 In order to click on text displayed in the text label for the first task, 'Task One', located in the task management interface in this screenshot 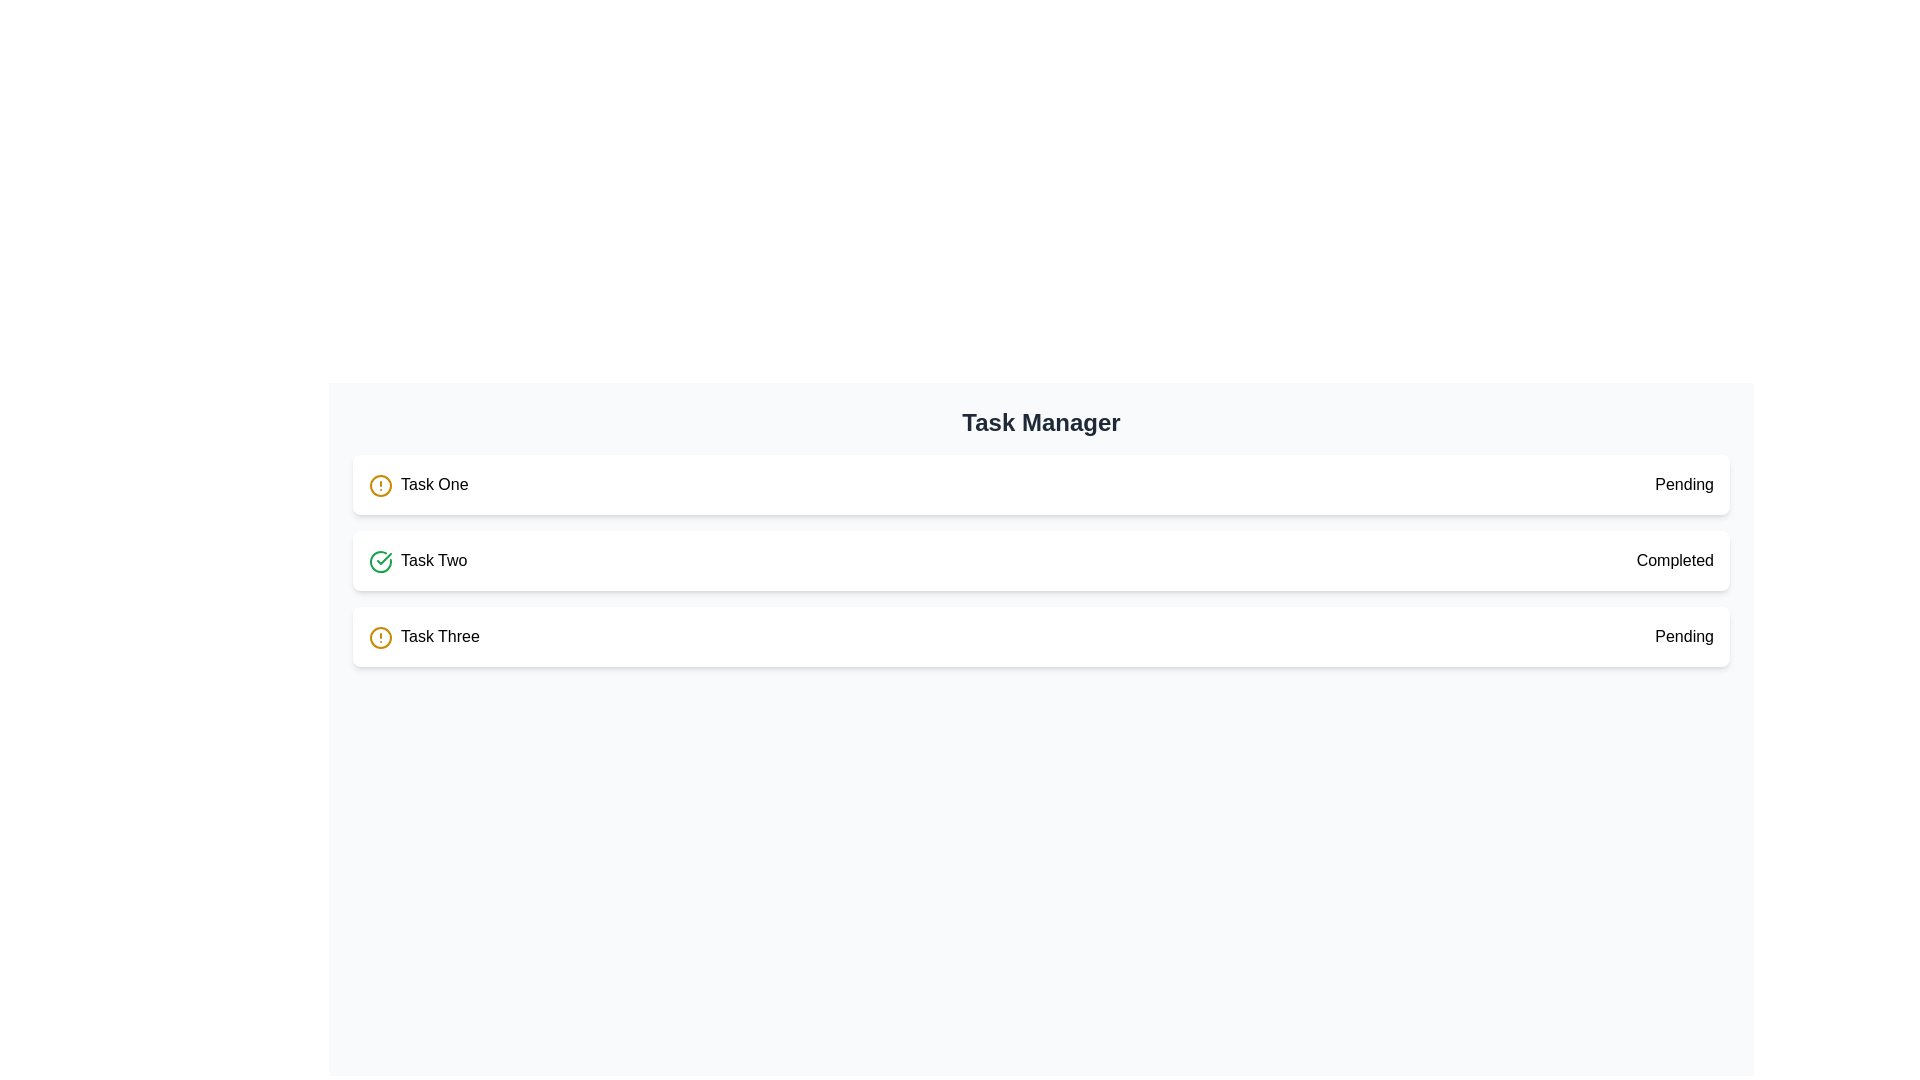, I will do `click(433, 485)`.